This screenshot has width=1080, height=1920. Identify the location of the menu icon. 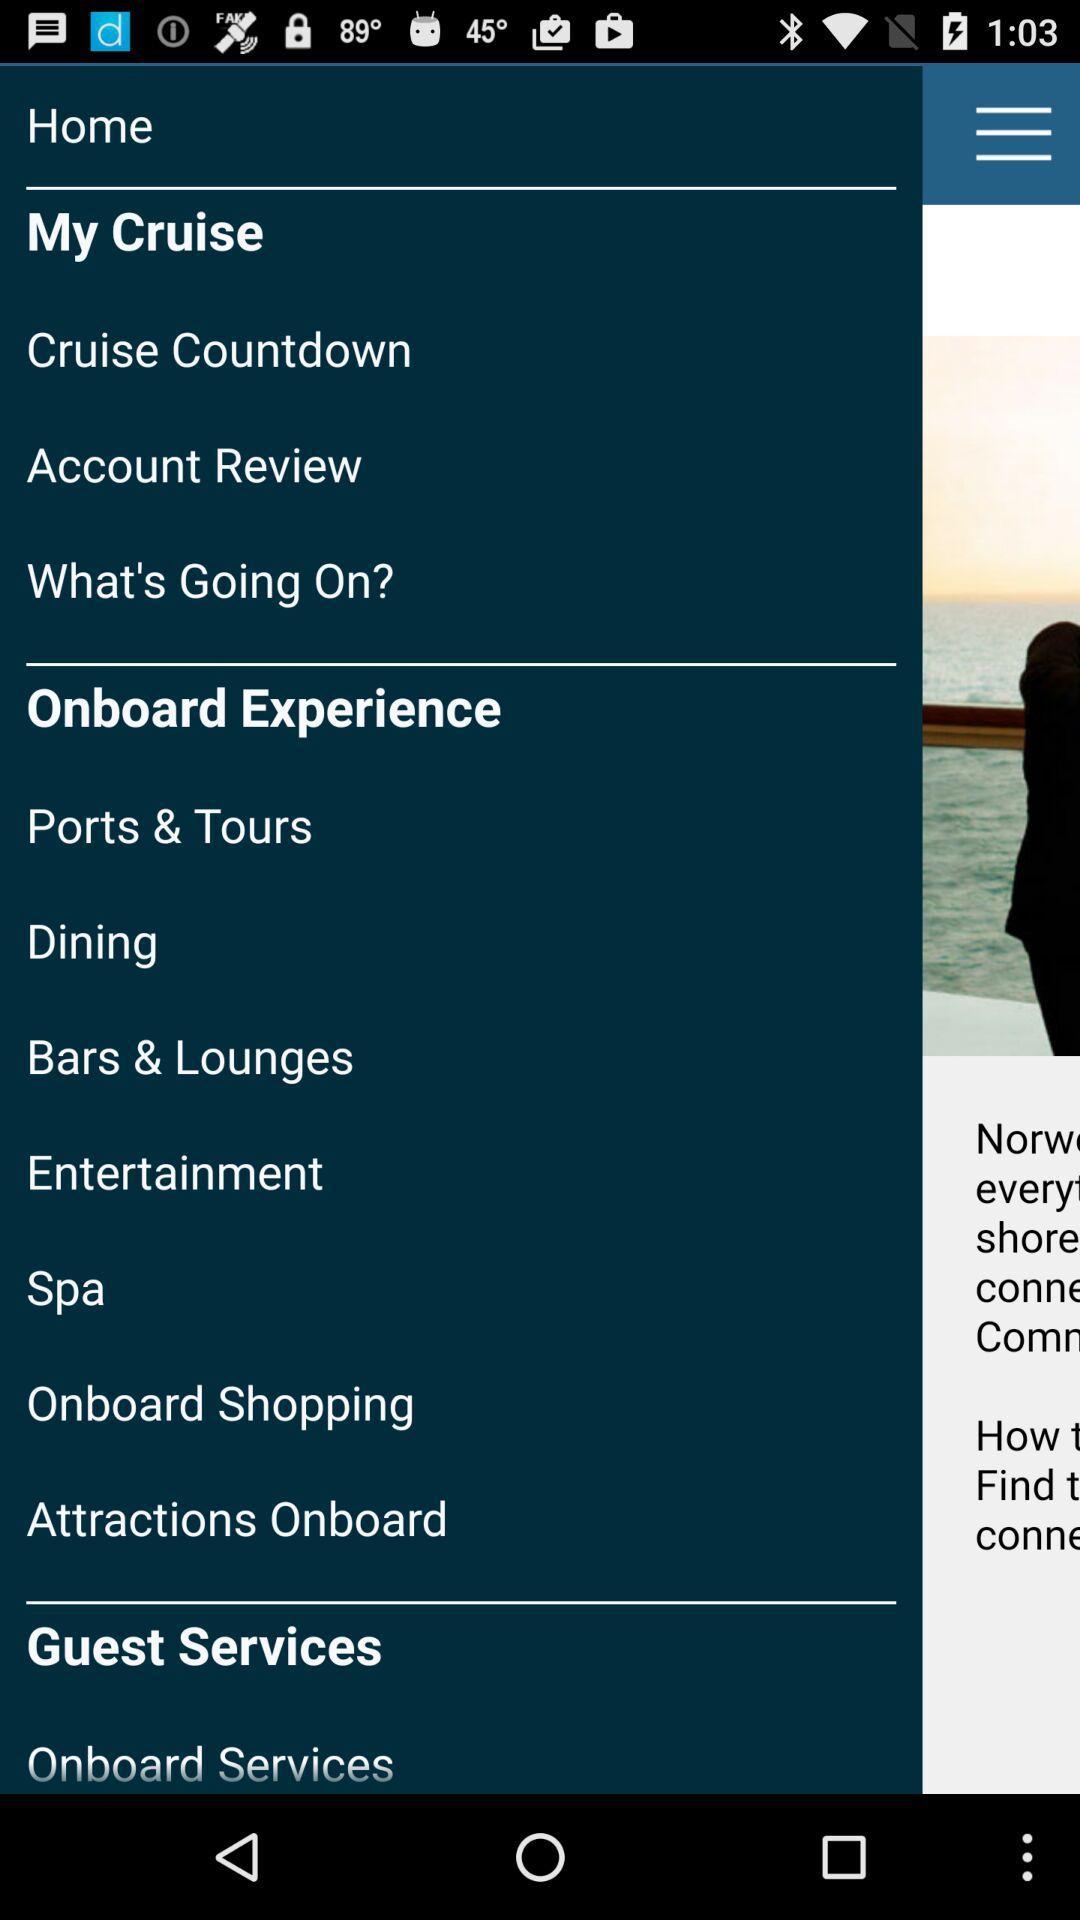
(1014, 142).